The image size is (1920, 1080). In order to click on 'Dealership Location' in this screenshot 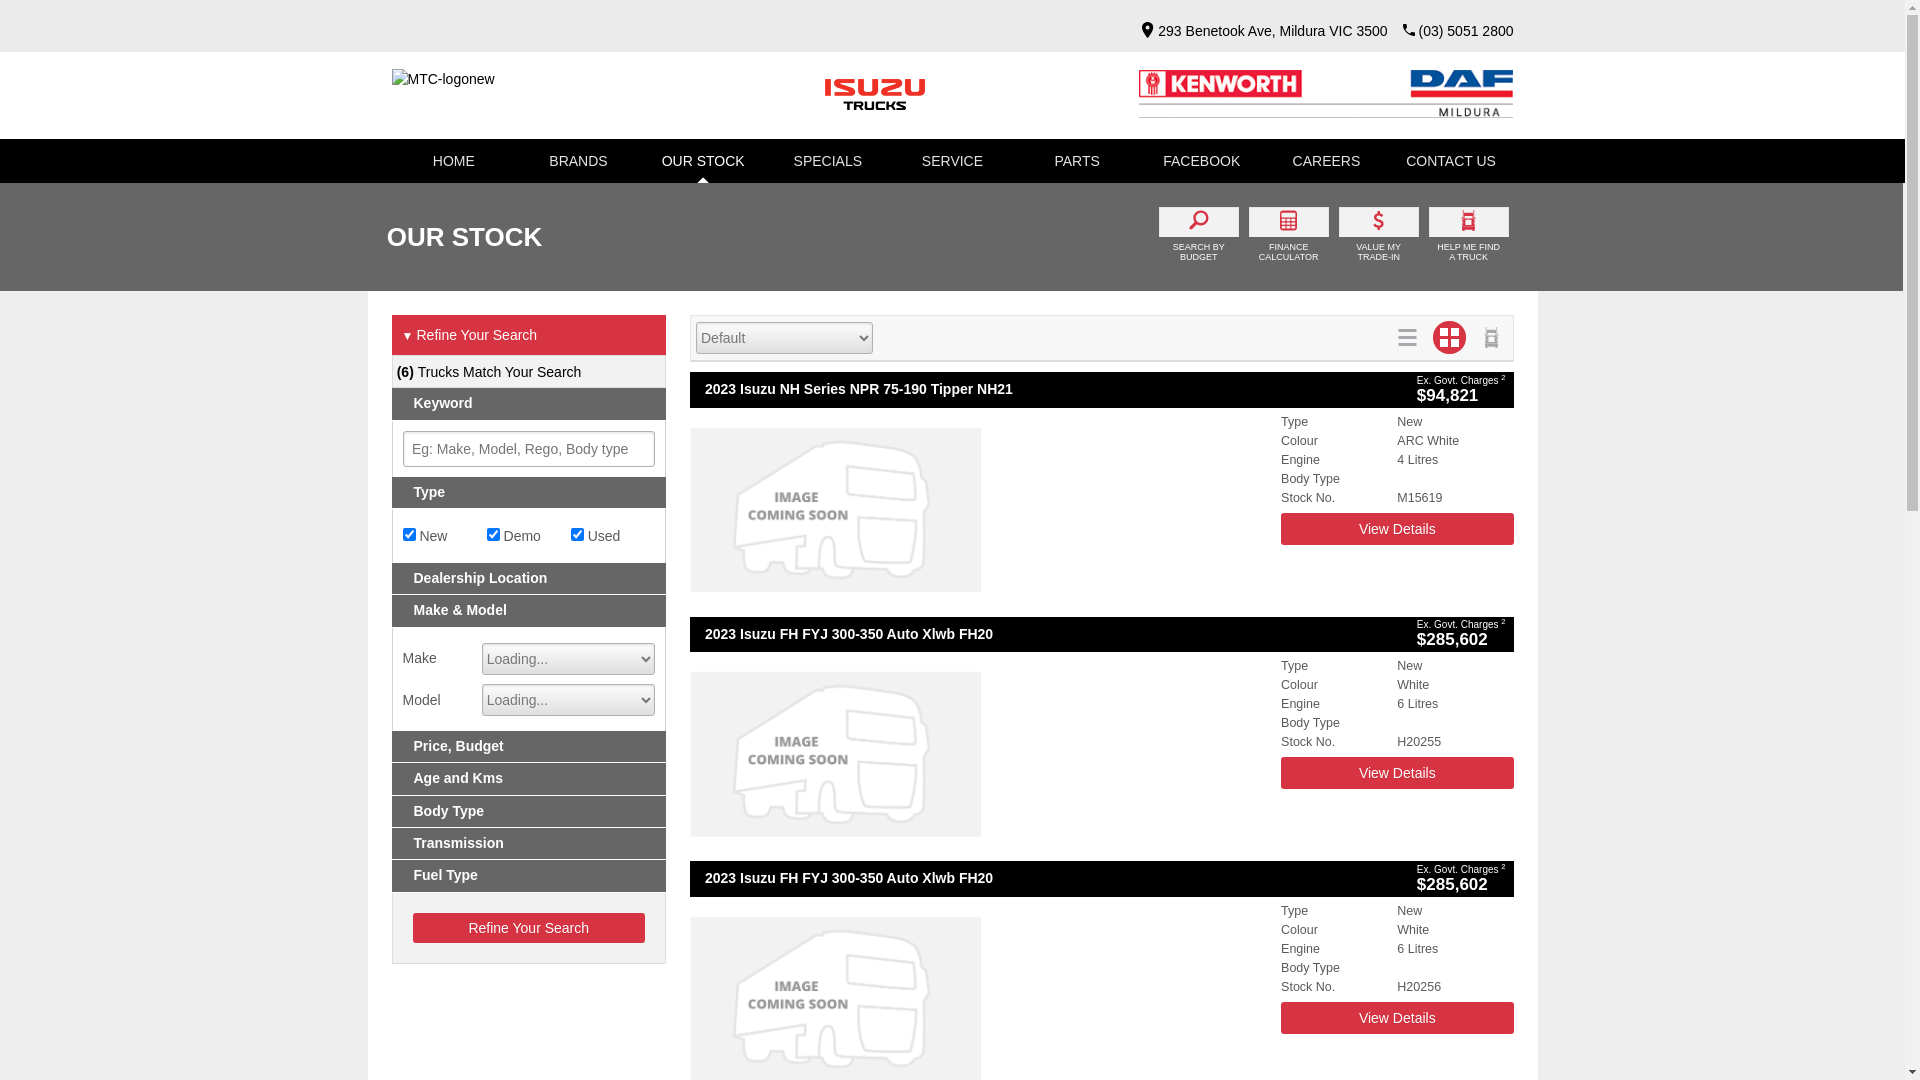, I will do `click(392, 578)`.